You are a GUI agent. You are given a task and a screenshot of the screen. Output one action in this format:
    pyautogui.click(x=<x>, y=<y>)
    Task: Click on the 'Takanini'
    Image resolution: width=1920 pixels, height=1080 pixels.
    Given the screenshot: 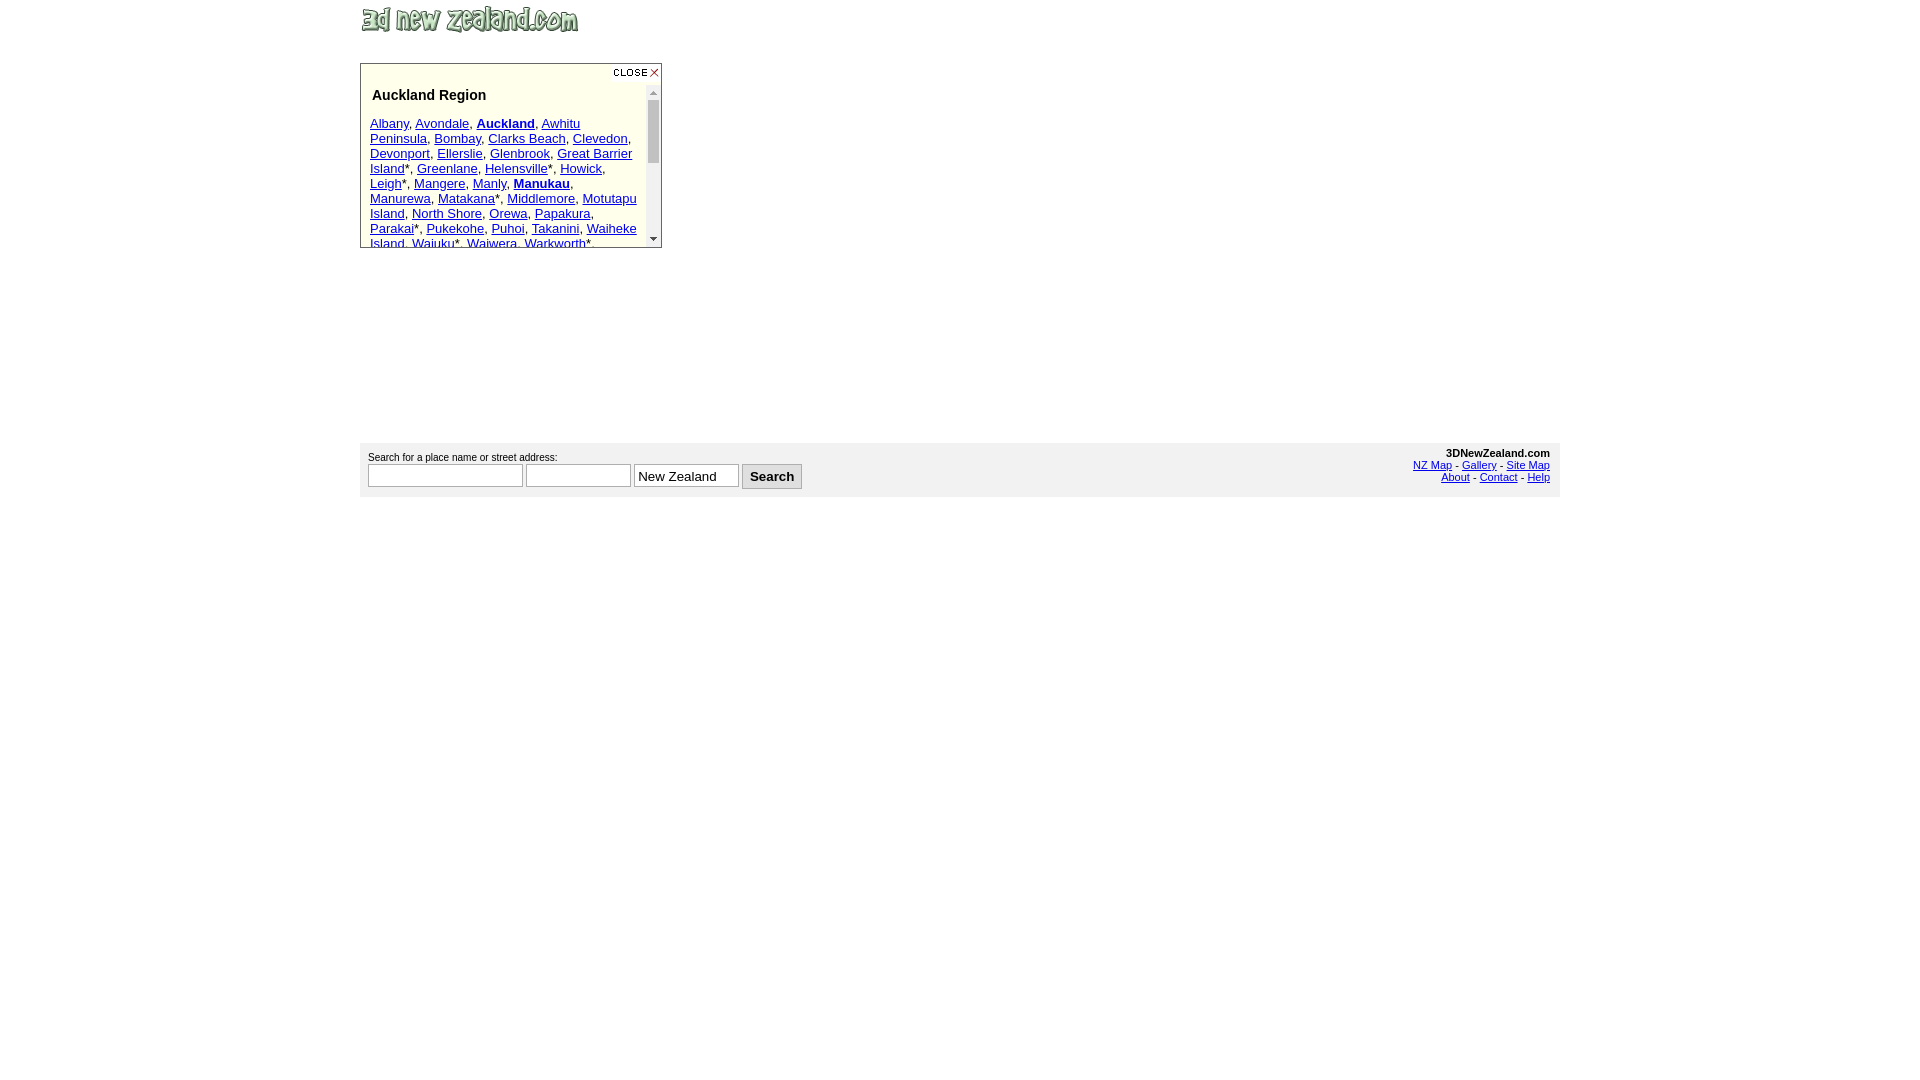 What is the action you would take?
    pyautogui.click(x=556, y=227)
    